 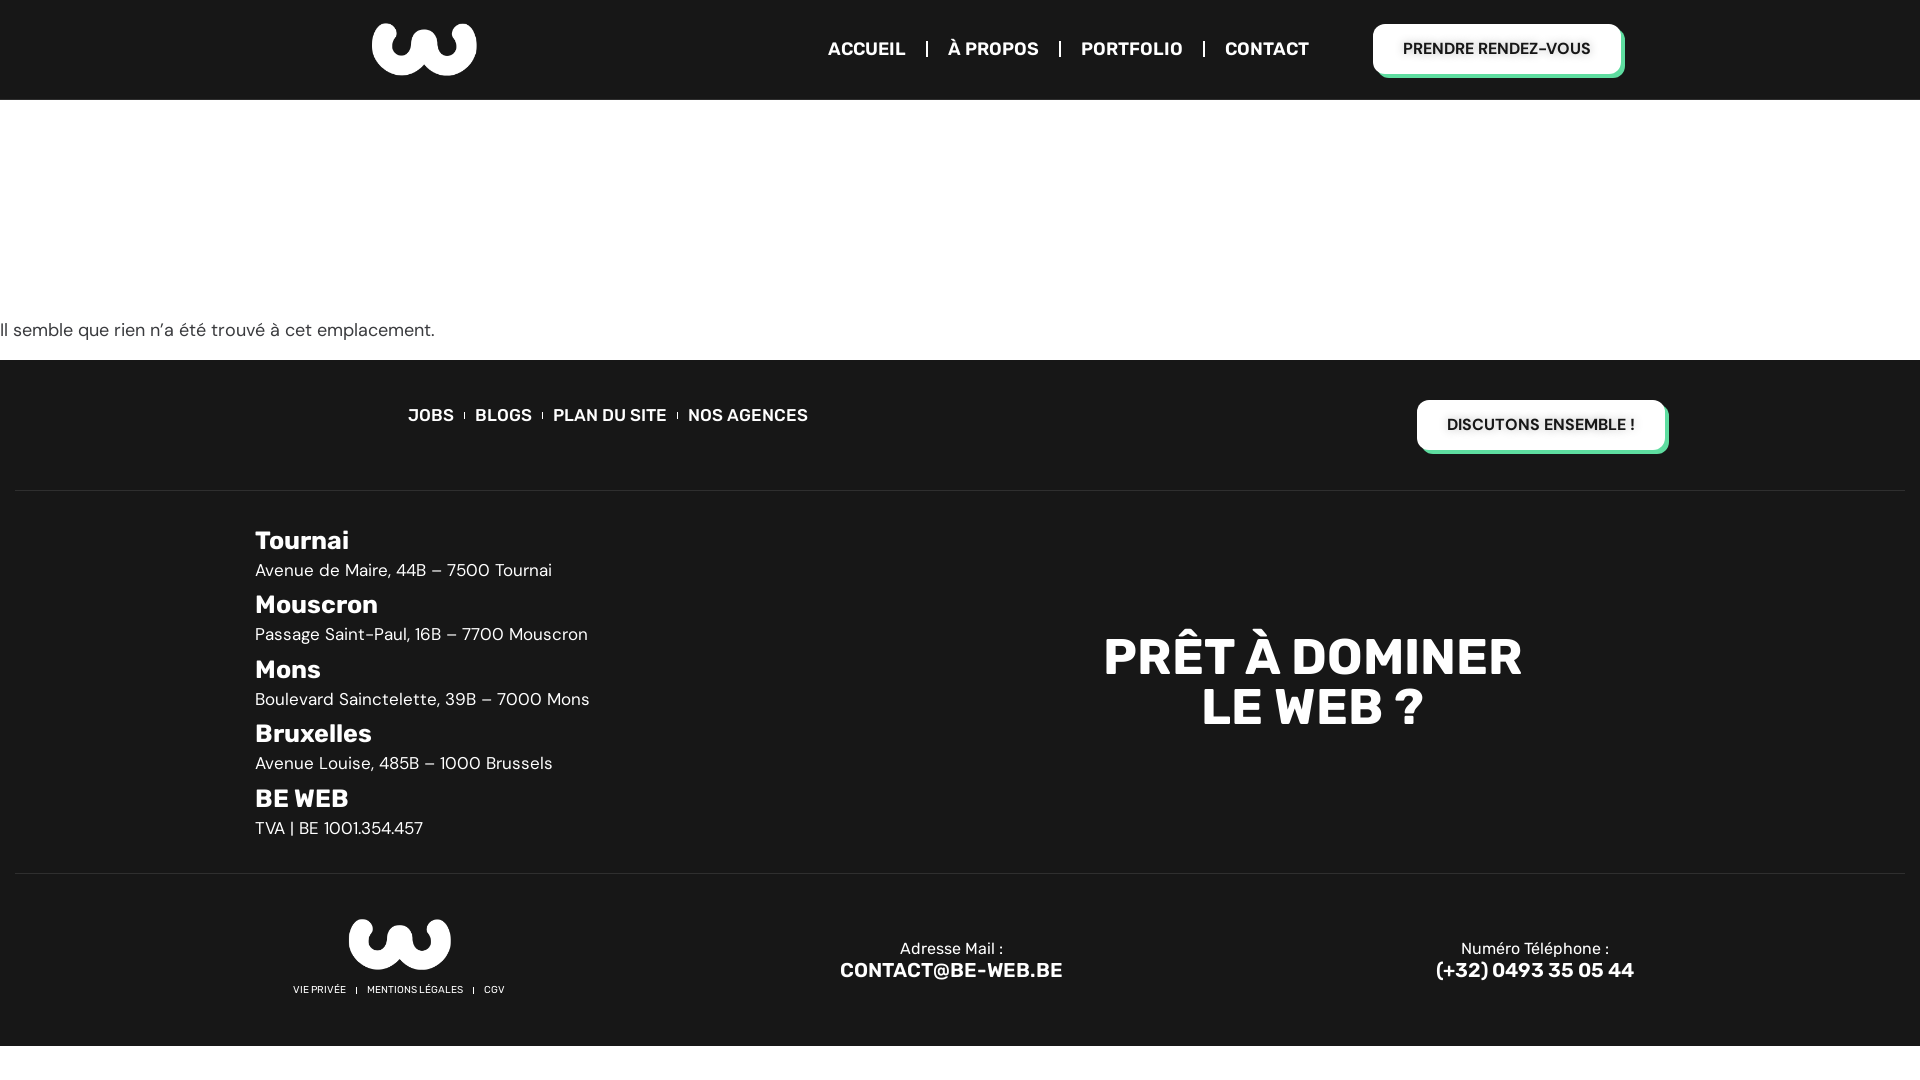 I want to click on 'NOS AGENCES', so click(x=747, y=414).